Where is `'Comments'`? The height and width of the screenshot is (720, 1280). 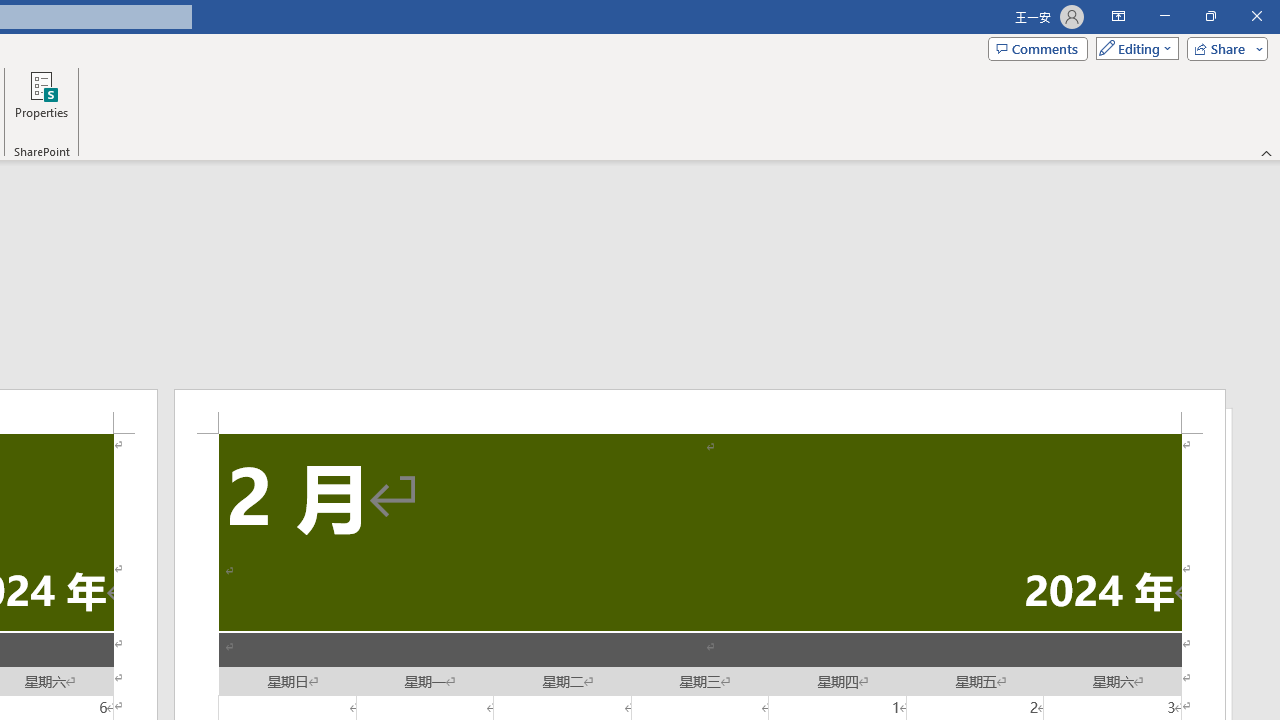
'Comments' is located at coordinates (1038, 47).